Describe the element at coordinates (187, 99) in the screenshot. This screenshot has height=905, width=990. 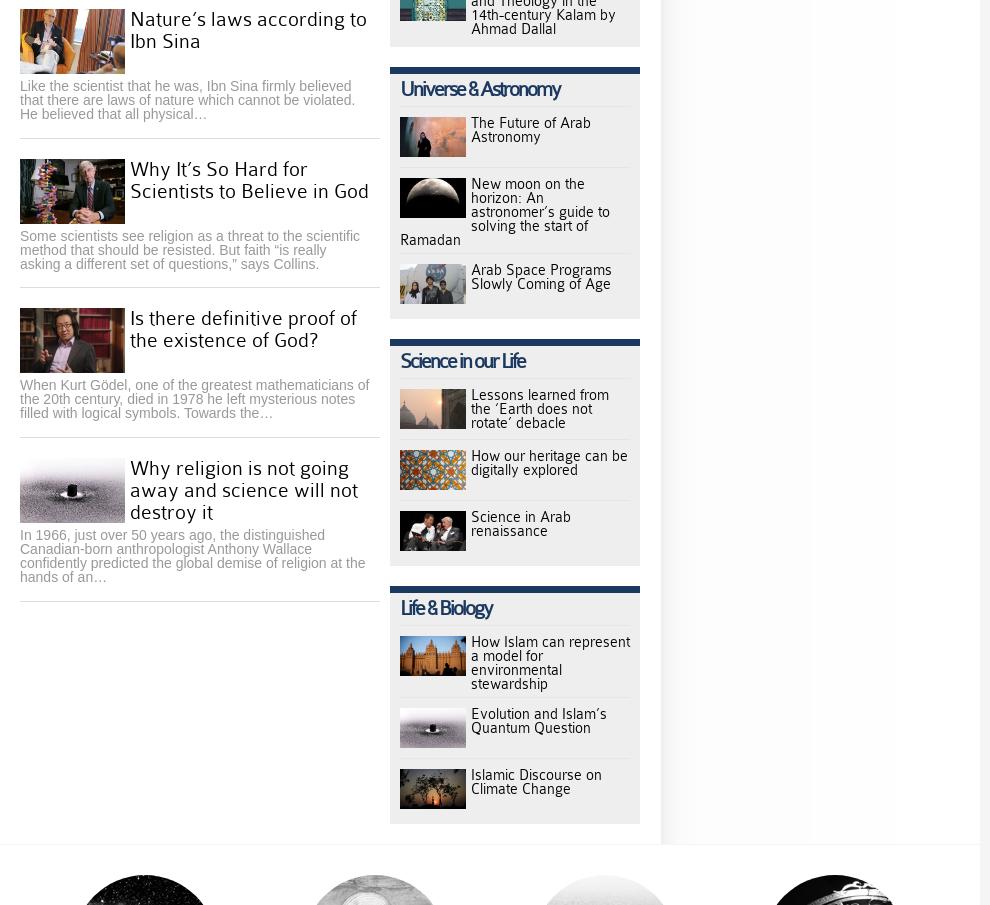
I see `'Like the scientist that he was, Ibn Sina firmly believed that there are laws of nature which cannot be violated. He believed that all physical…'` at that location.